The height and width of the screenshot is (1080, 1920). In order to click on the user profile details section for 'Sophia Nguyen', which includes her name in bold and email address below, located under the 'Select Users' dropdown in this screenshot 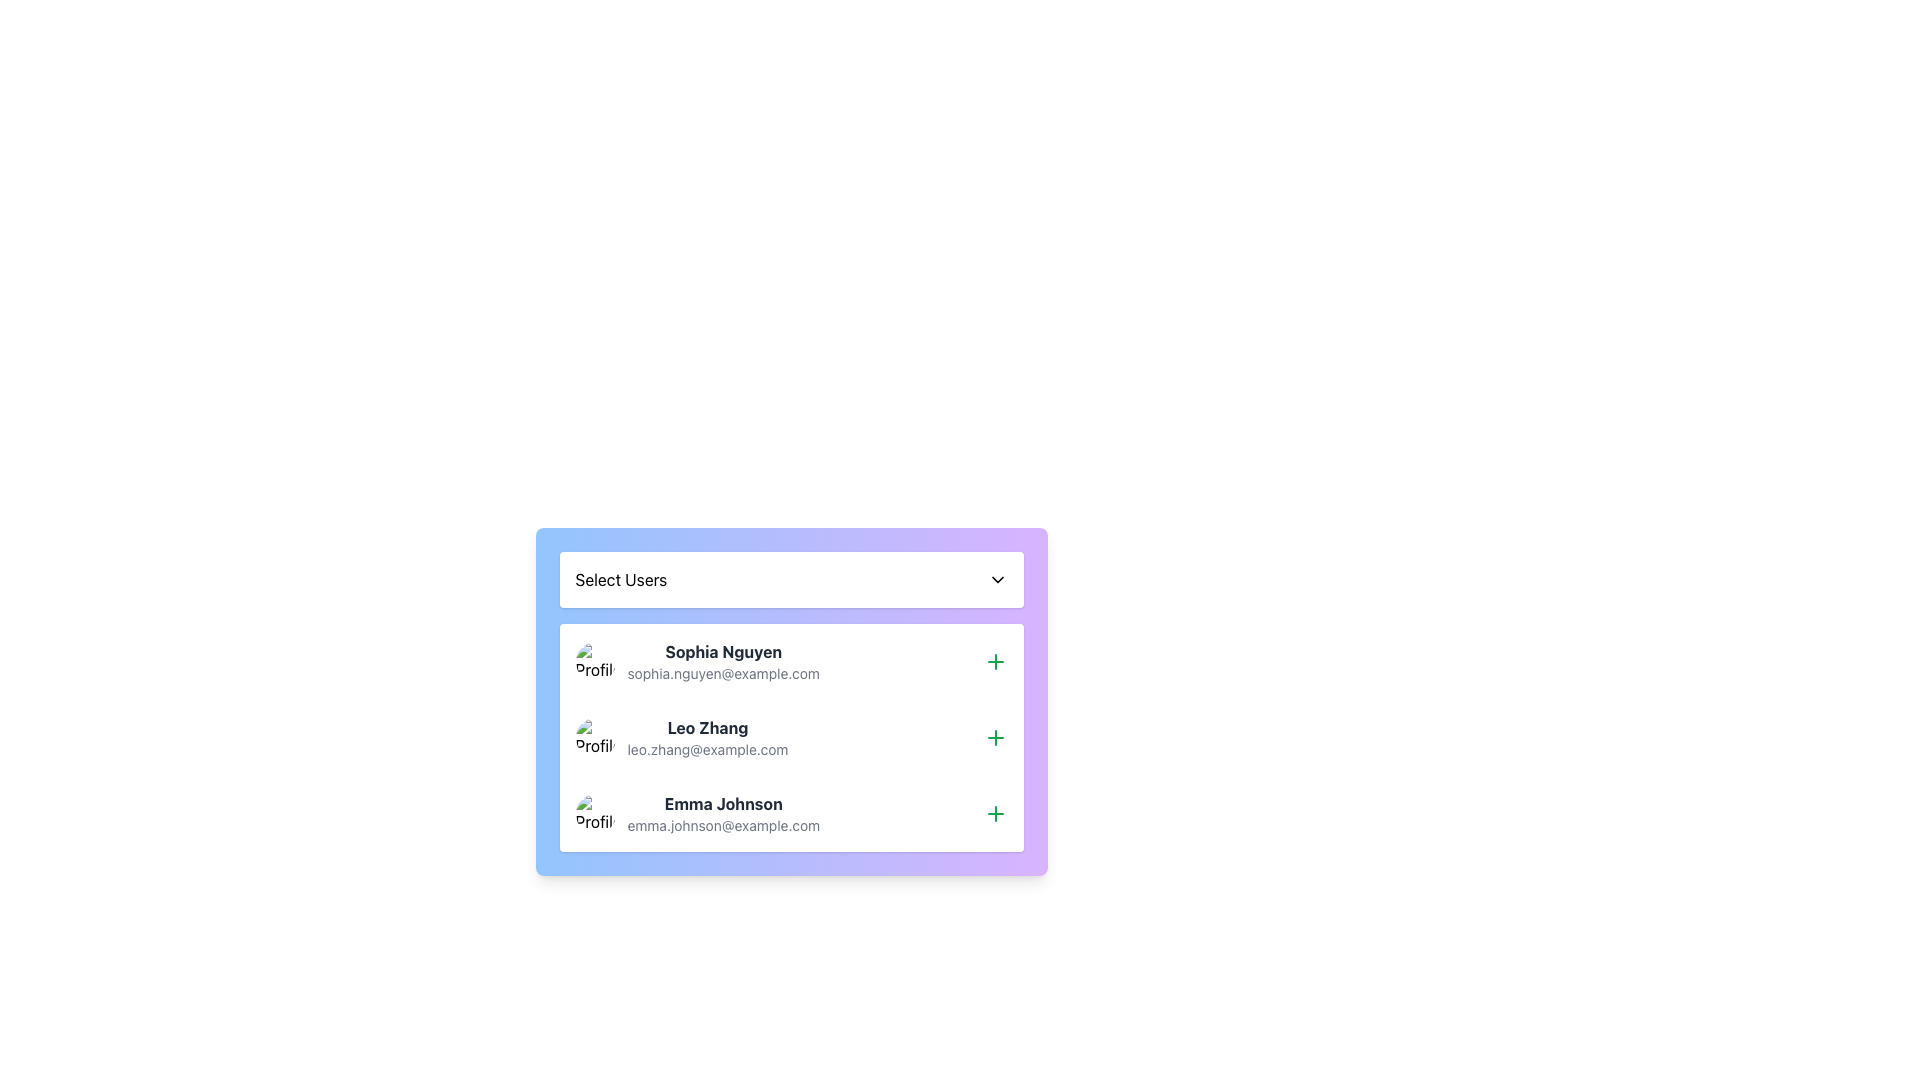, I will do `click(722, 662)`.